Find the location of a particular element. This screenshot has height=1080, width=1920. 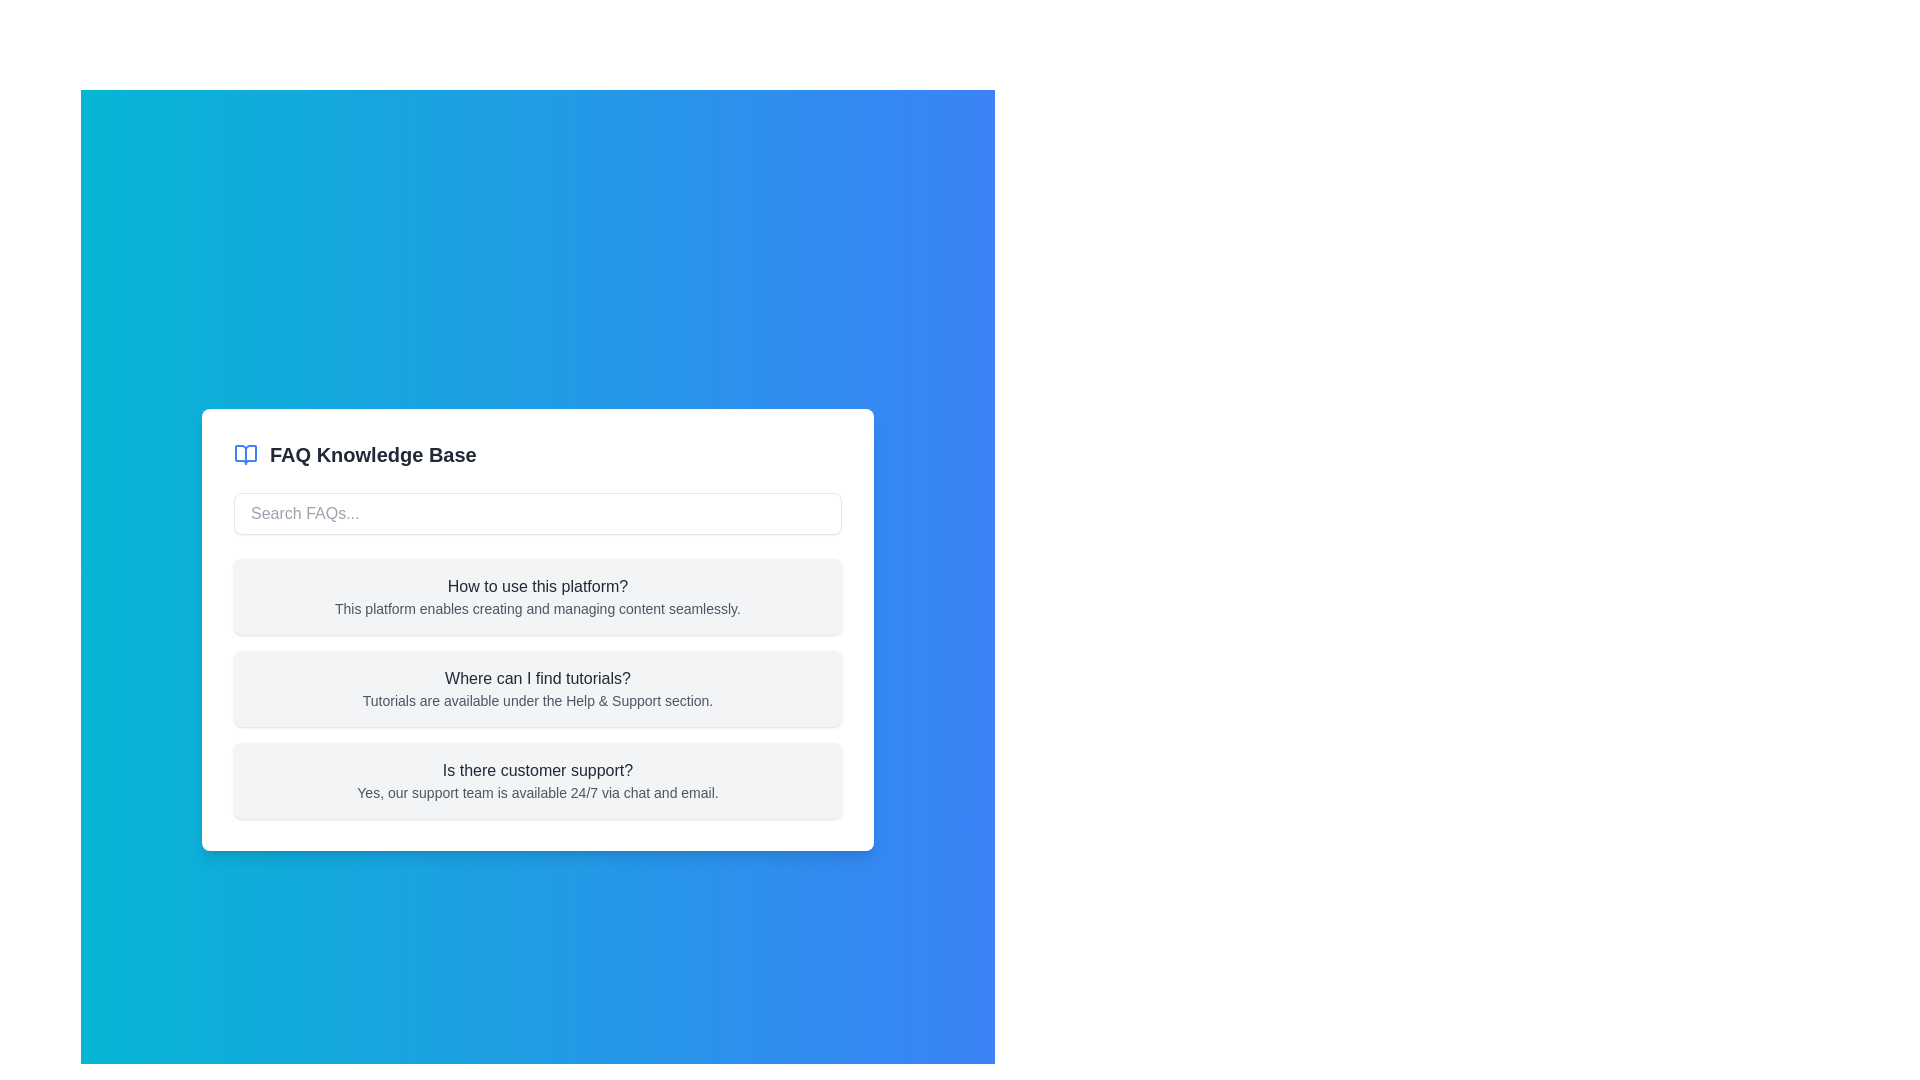

the Label (Text) element that serves as a title for the knowledge base or FAQ section, located near the top of the interface to the right of a blue open book icon is located at coordinates (373, 455).